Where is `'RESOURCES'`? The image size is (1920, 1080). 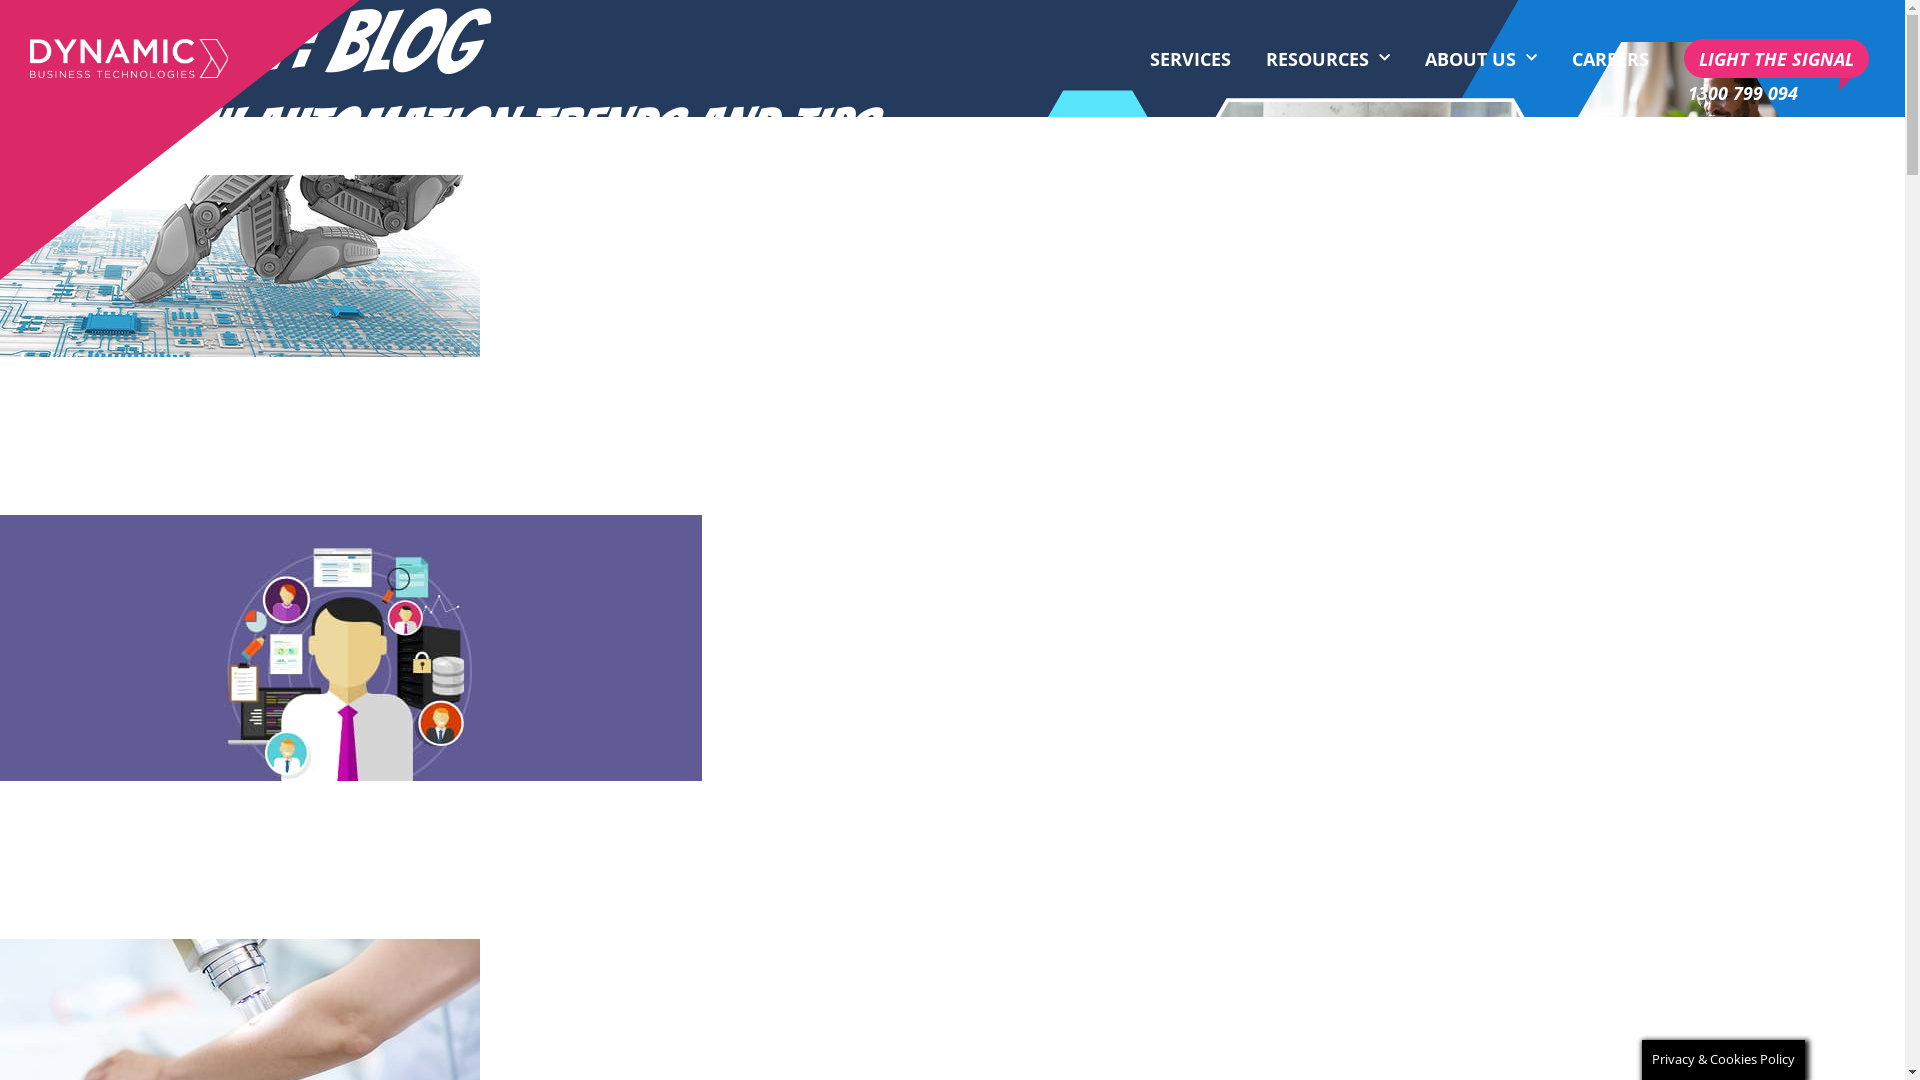
'RESOURCES' is located at coordinates (1328, 57).